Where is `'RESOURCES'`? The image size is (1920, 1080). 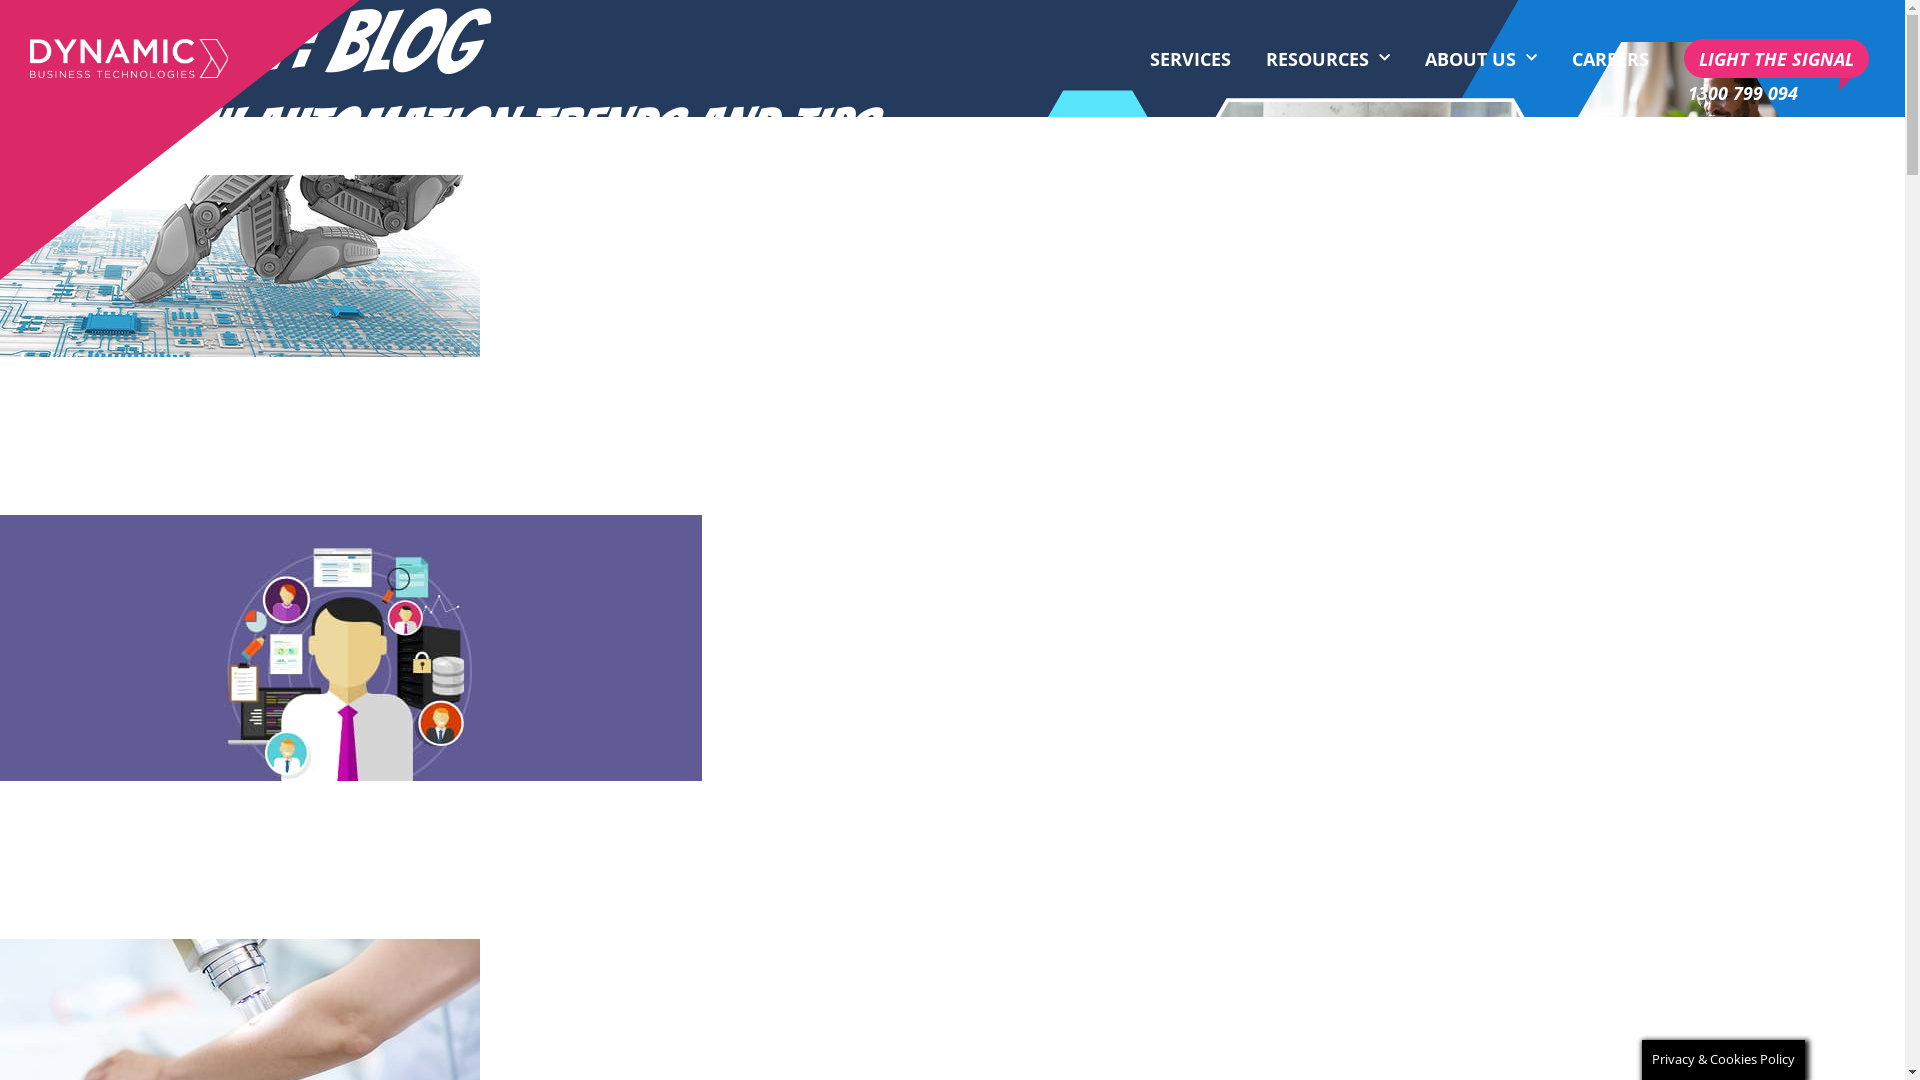
'RESOURCES' is located at coordinates (1328, 57).